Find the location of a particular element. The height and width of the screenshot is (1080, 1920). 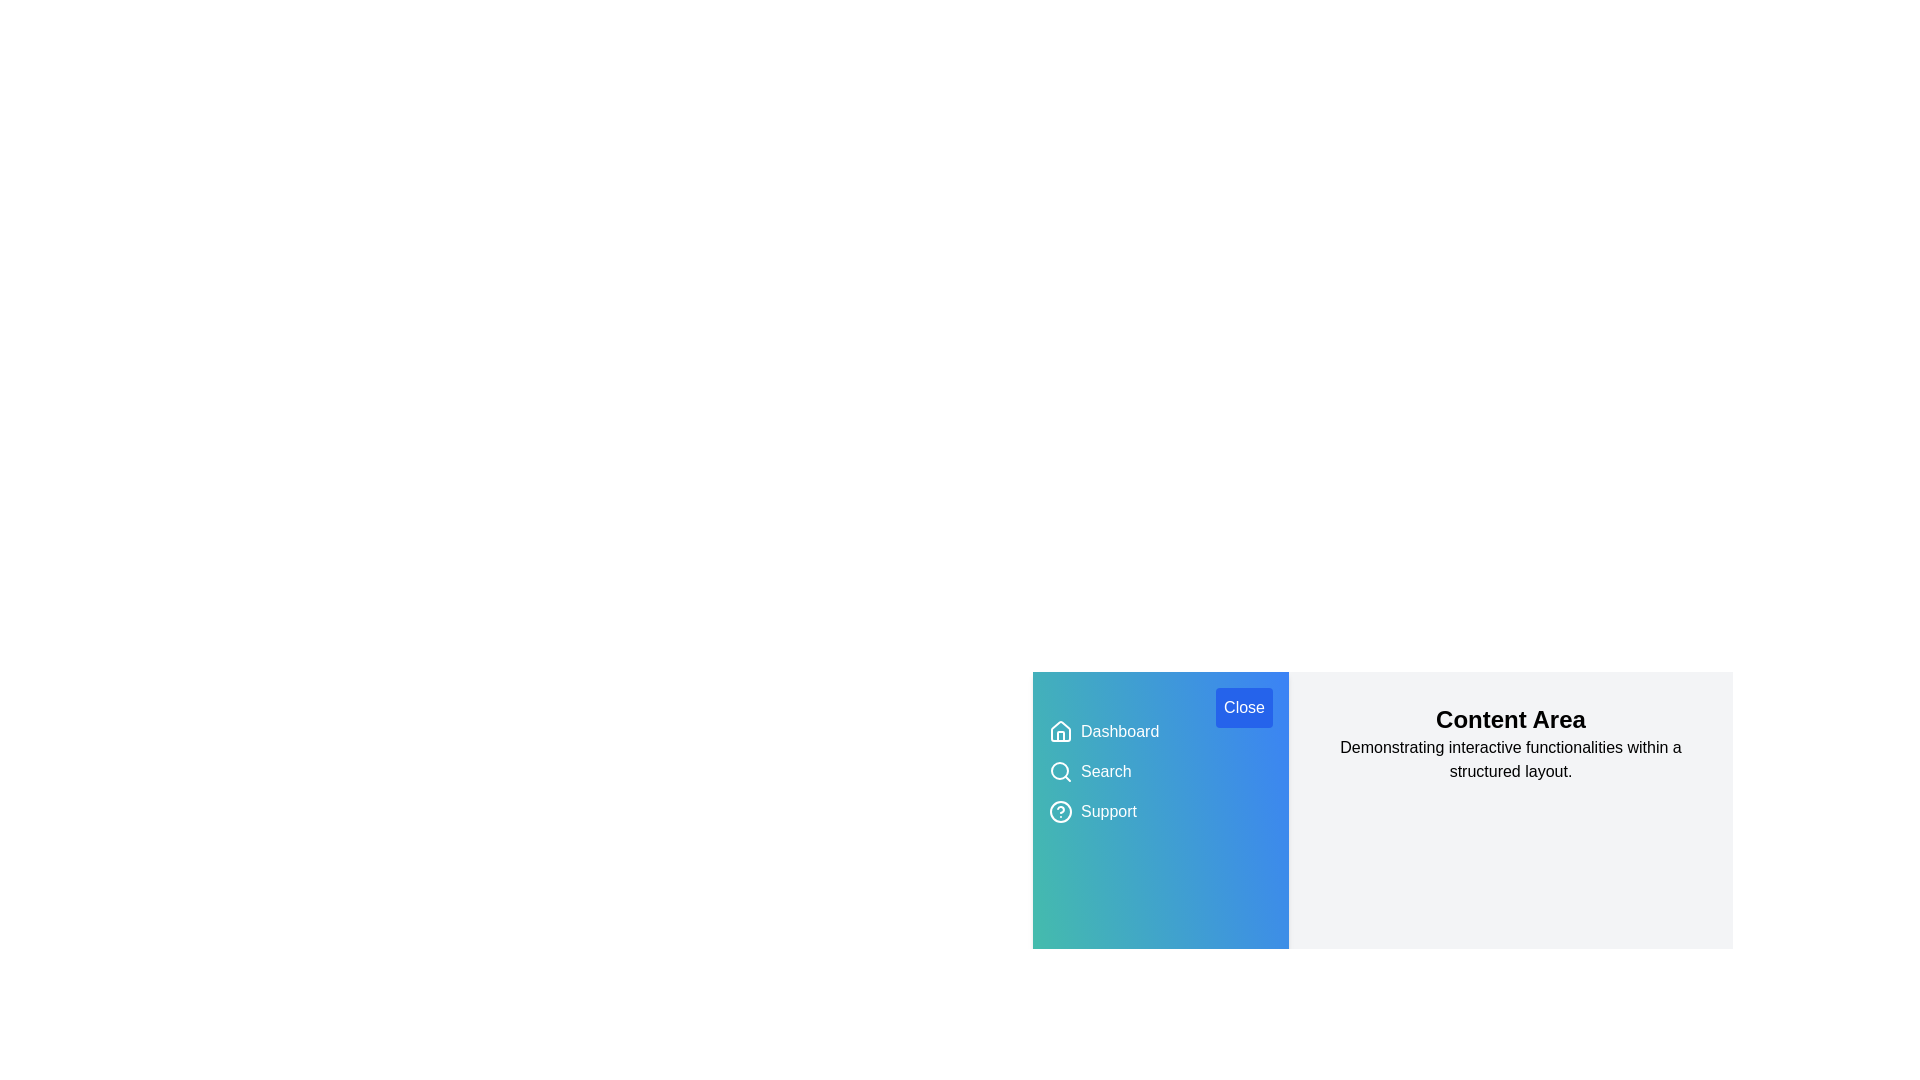

button labeled 'Close' to toggle the drawer is located at coordinates (1242, 707).